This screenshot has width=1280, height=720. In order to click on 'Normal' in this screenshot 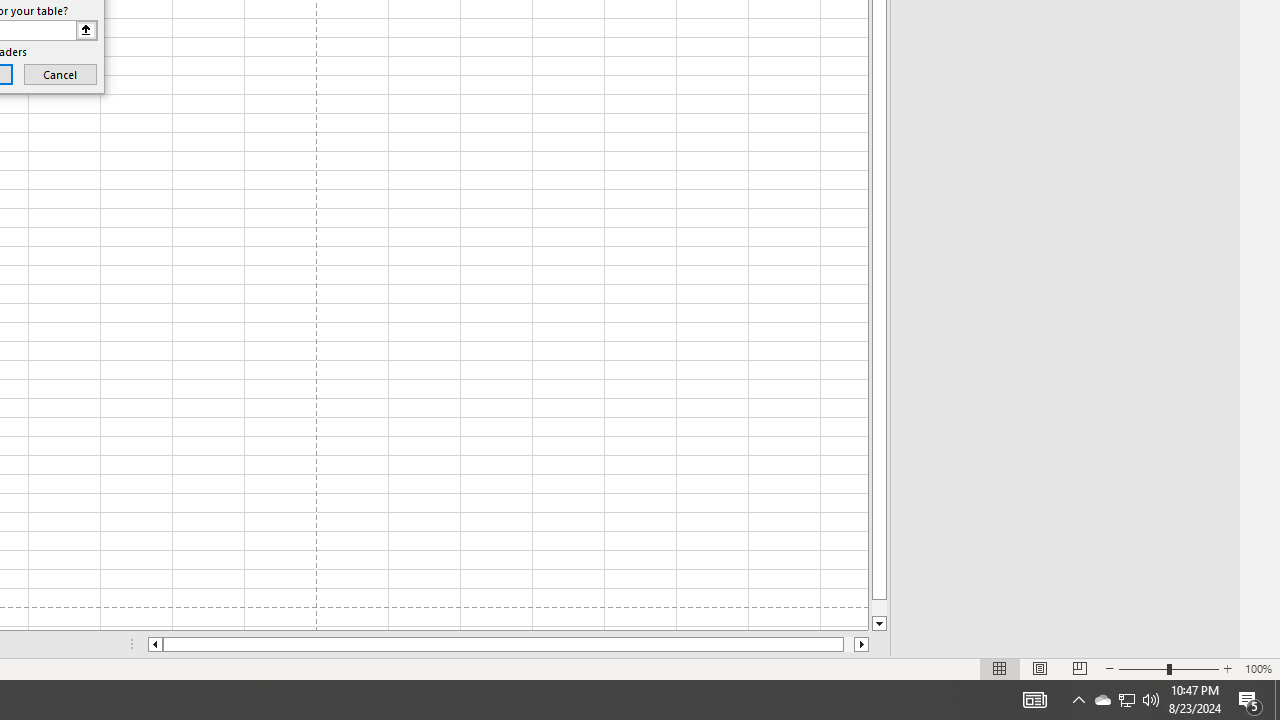, I will do `click(1000, 669)`.